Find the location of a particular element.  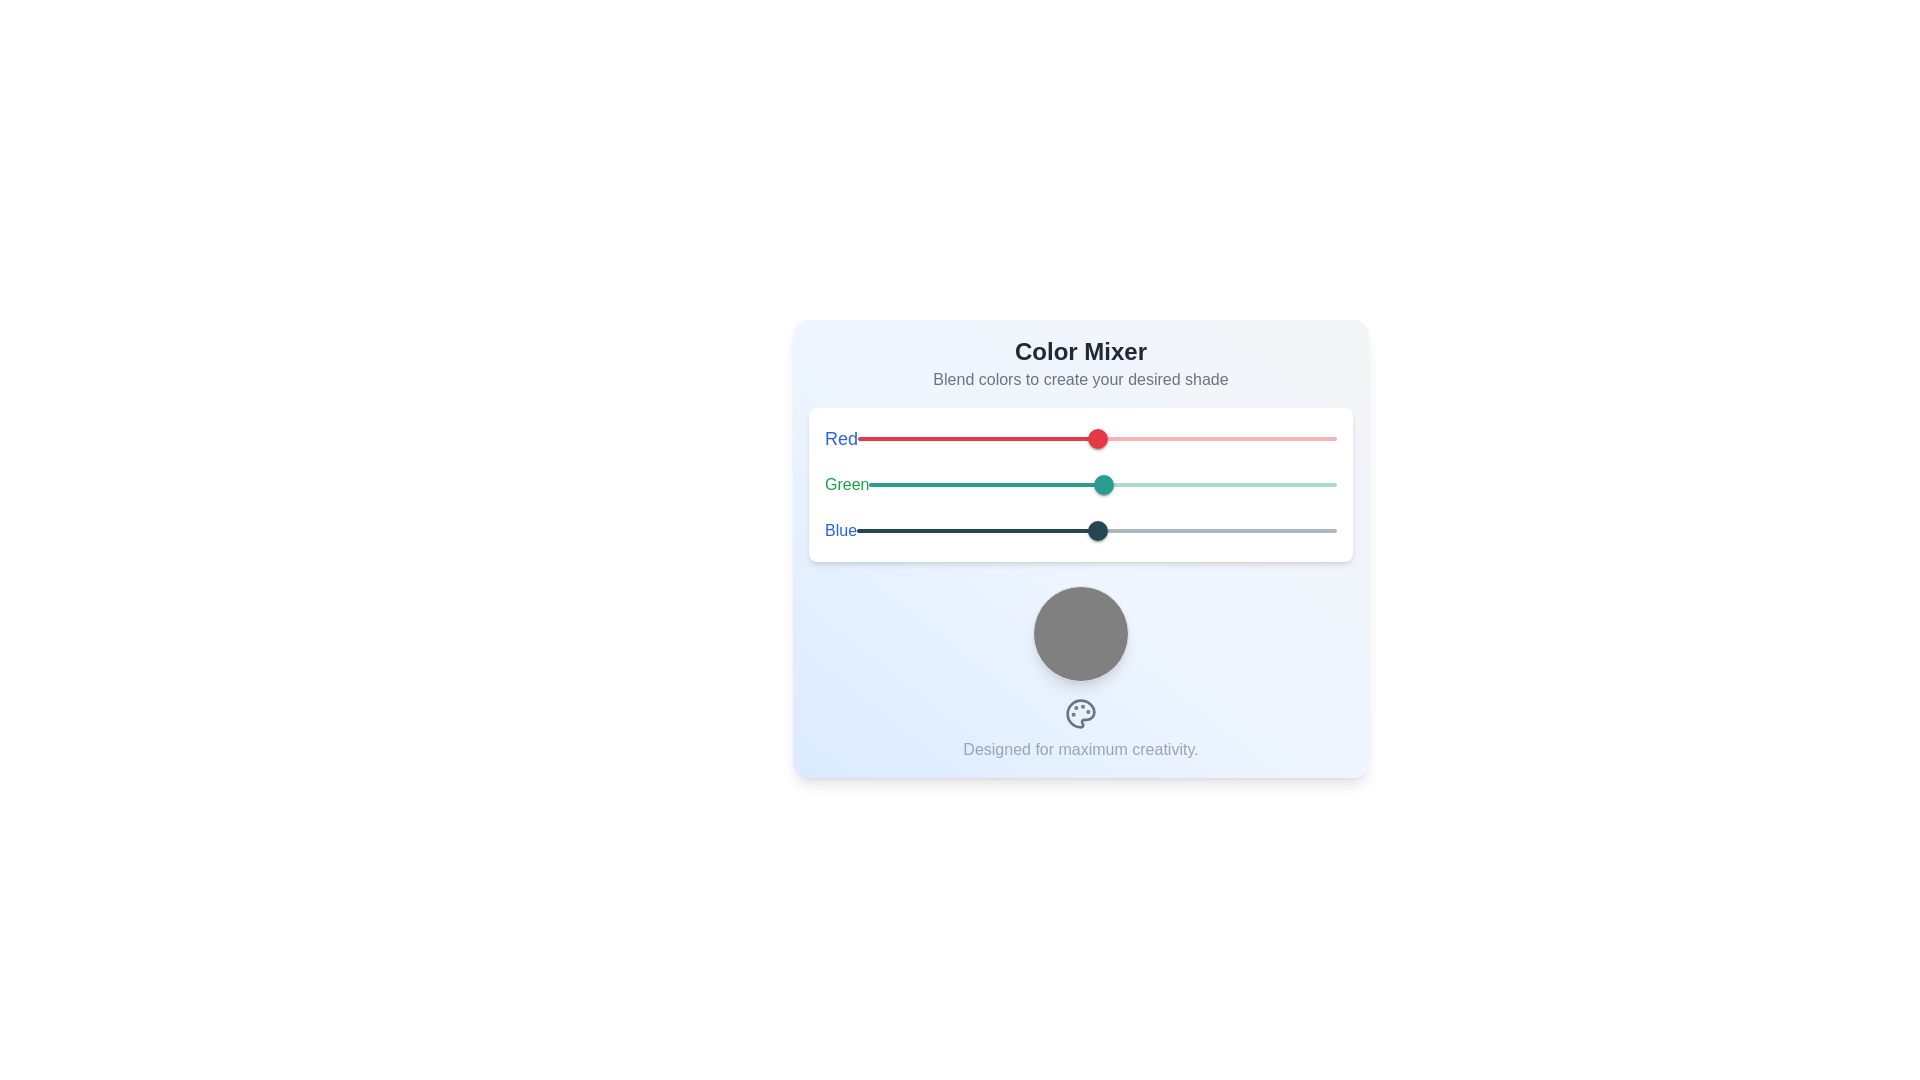

the slider handle of the 'Red' slider is located at coordinates (1097, 438).